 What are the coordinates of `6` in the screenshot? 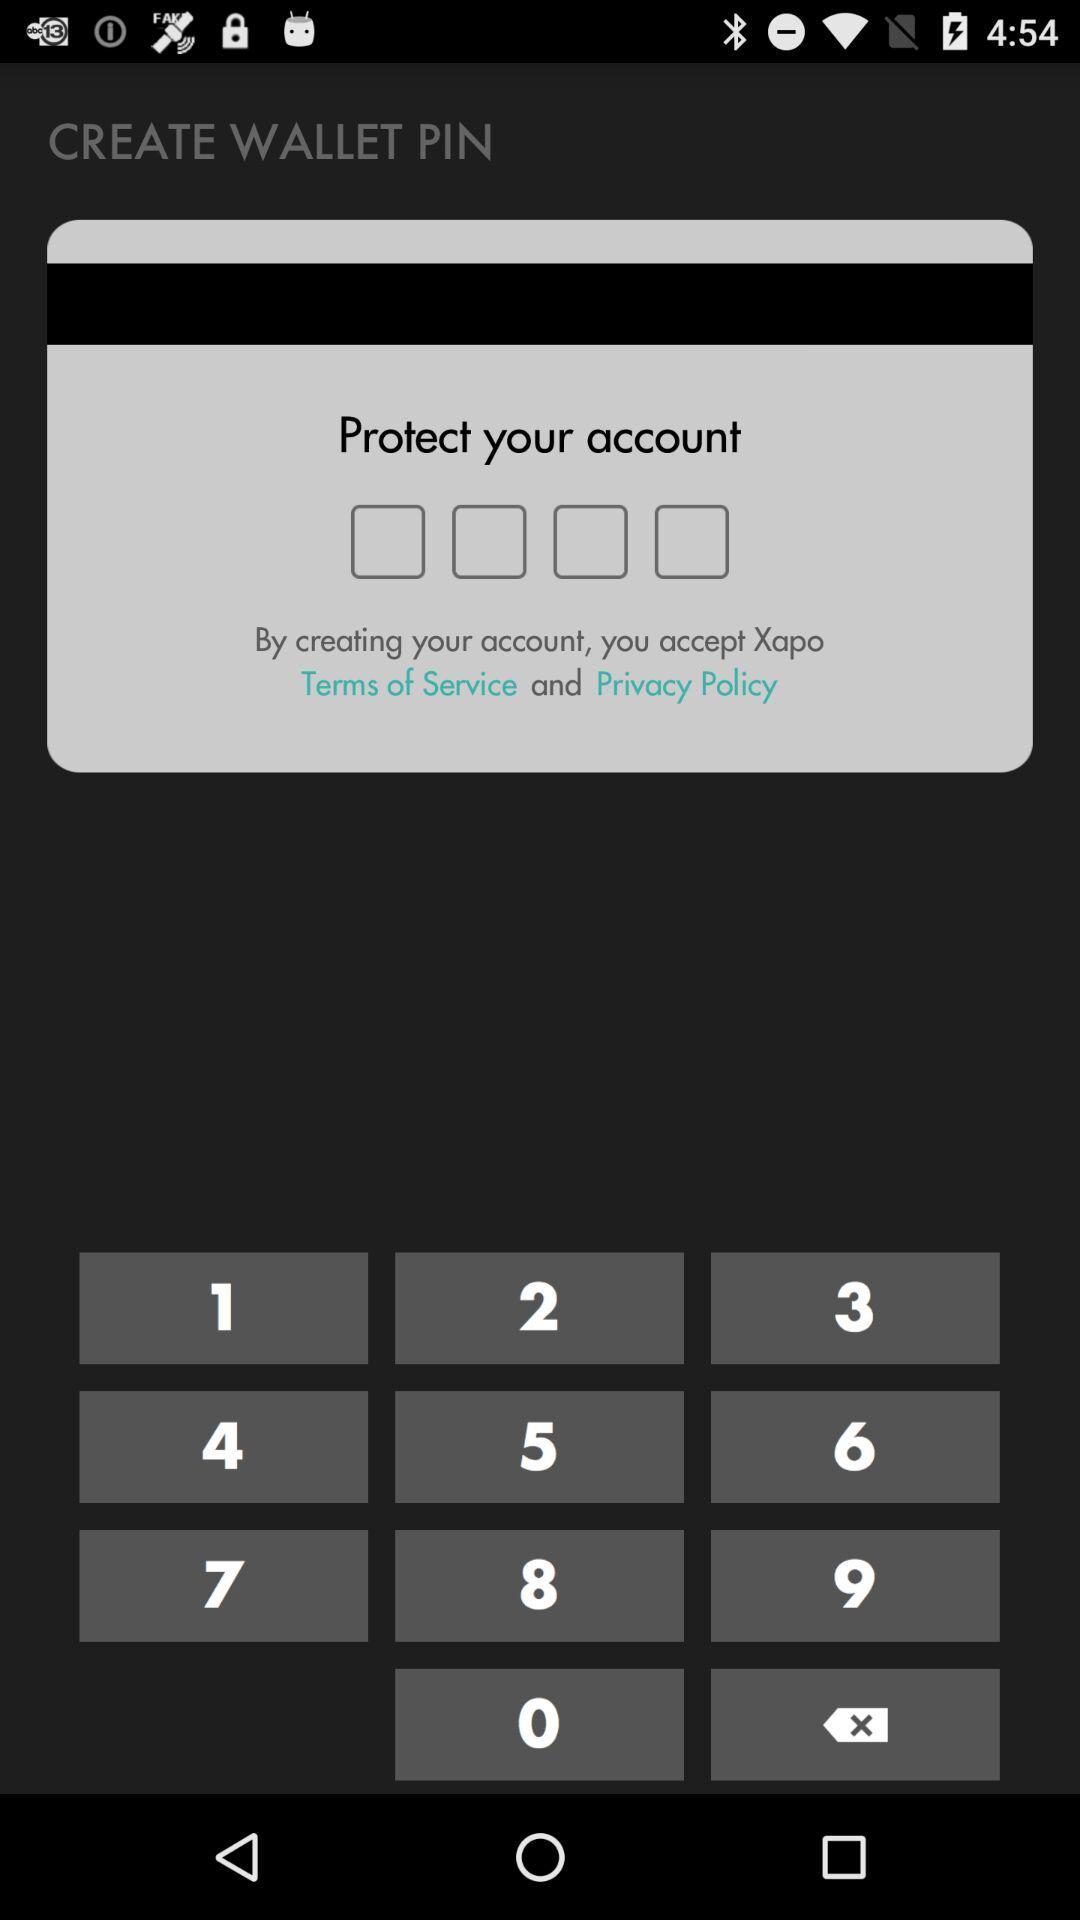 It's located at (855, 1447).